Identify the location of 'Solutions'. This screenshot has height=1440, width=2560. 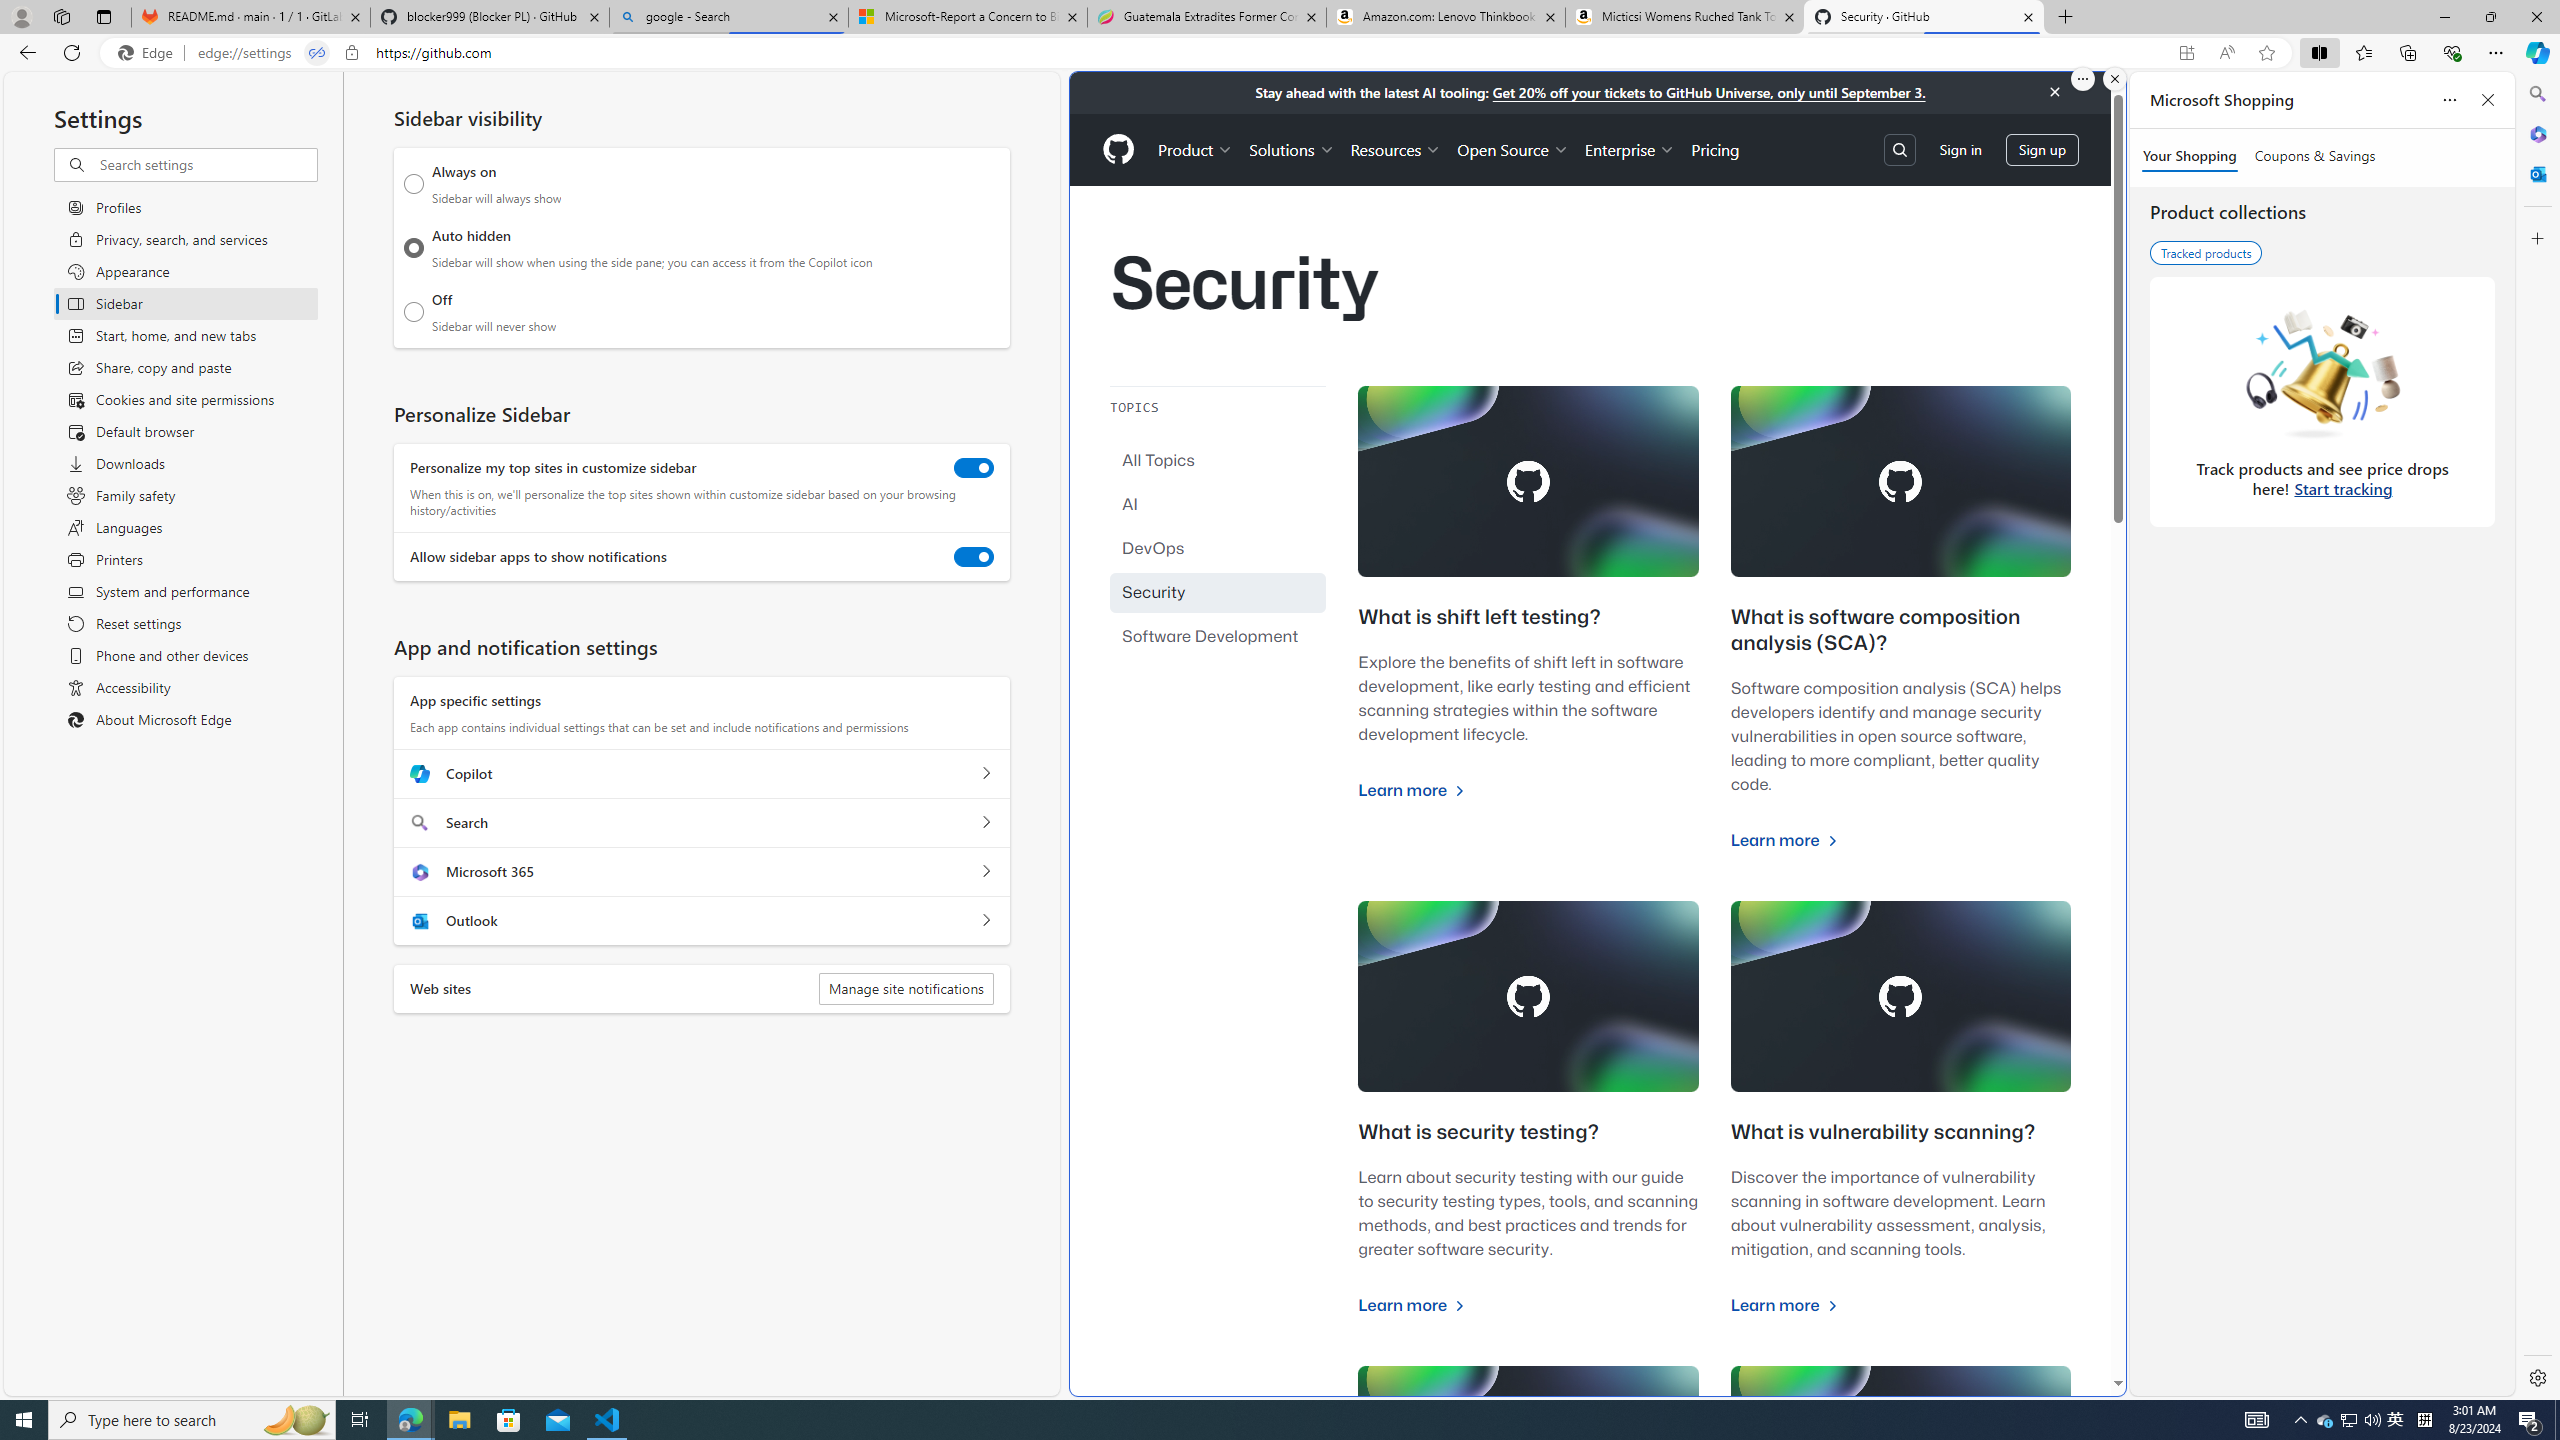
(1292, 149).